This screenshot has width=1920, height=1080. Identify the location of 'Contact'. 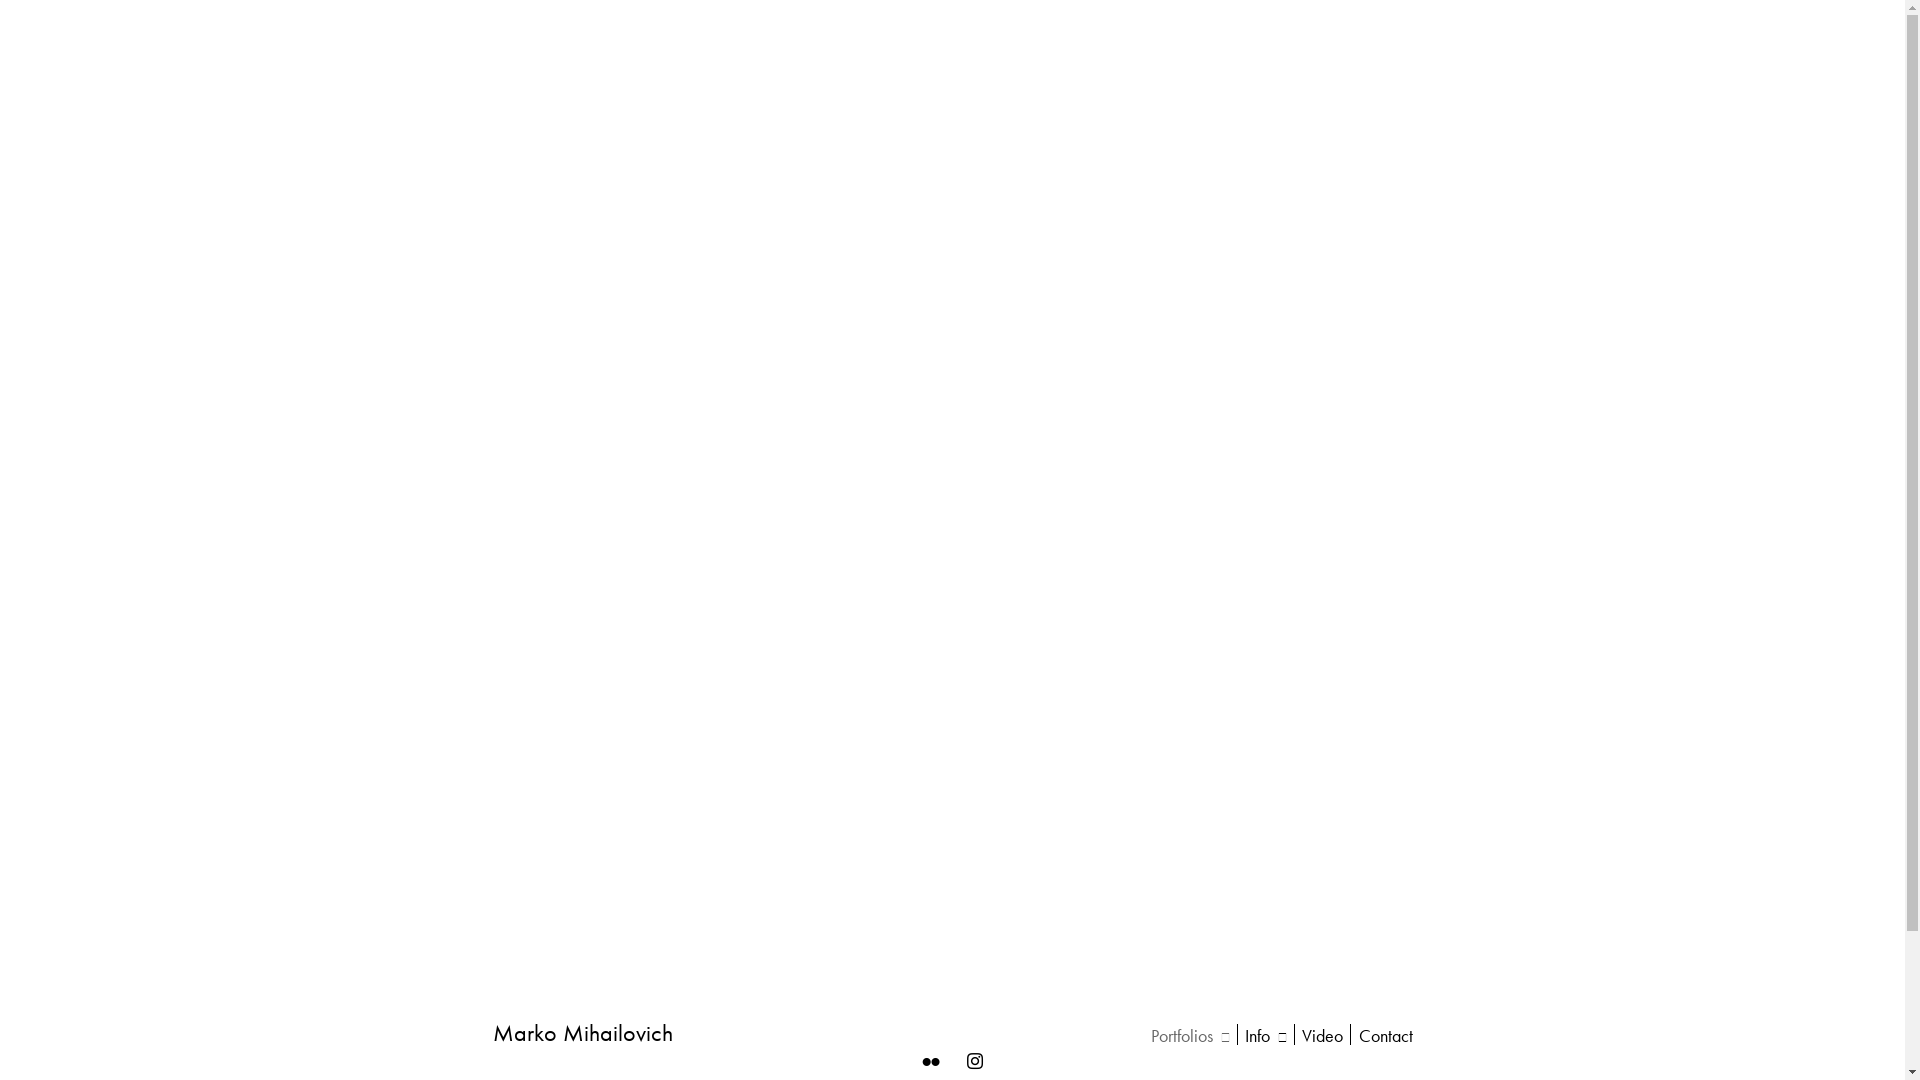
(1384, 1035).